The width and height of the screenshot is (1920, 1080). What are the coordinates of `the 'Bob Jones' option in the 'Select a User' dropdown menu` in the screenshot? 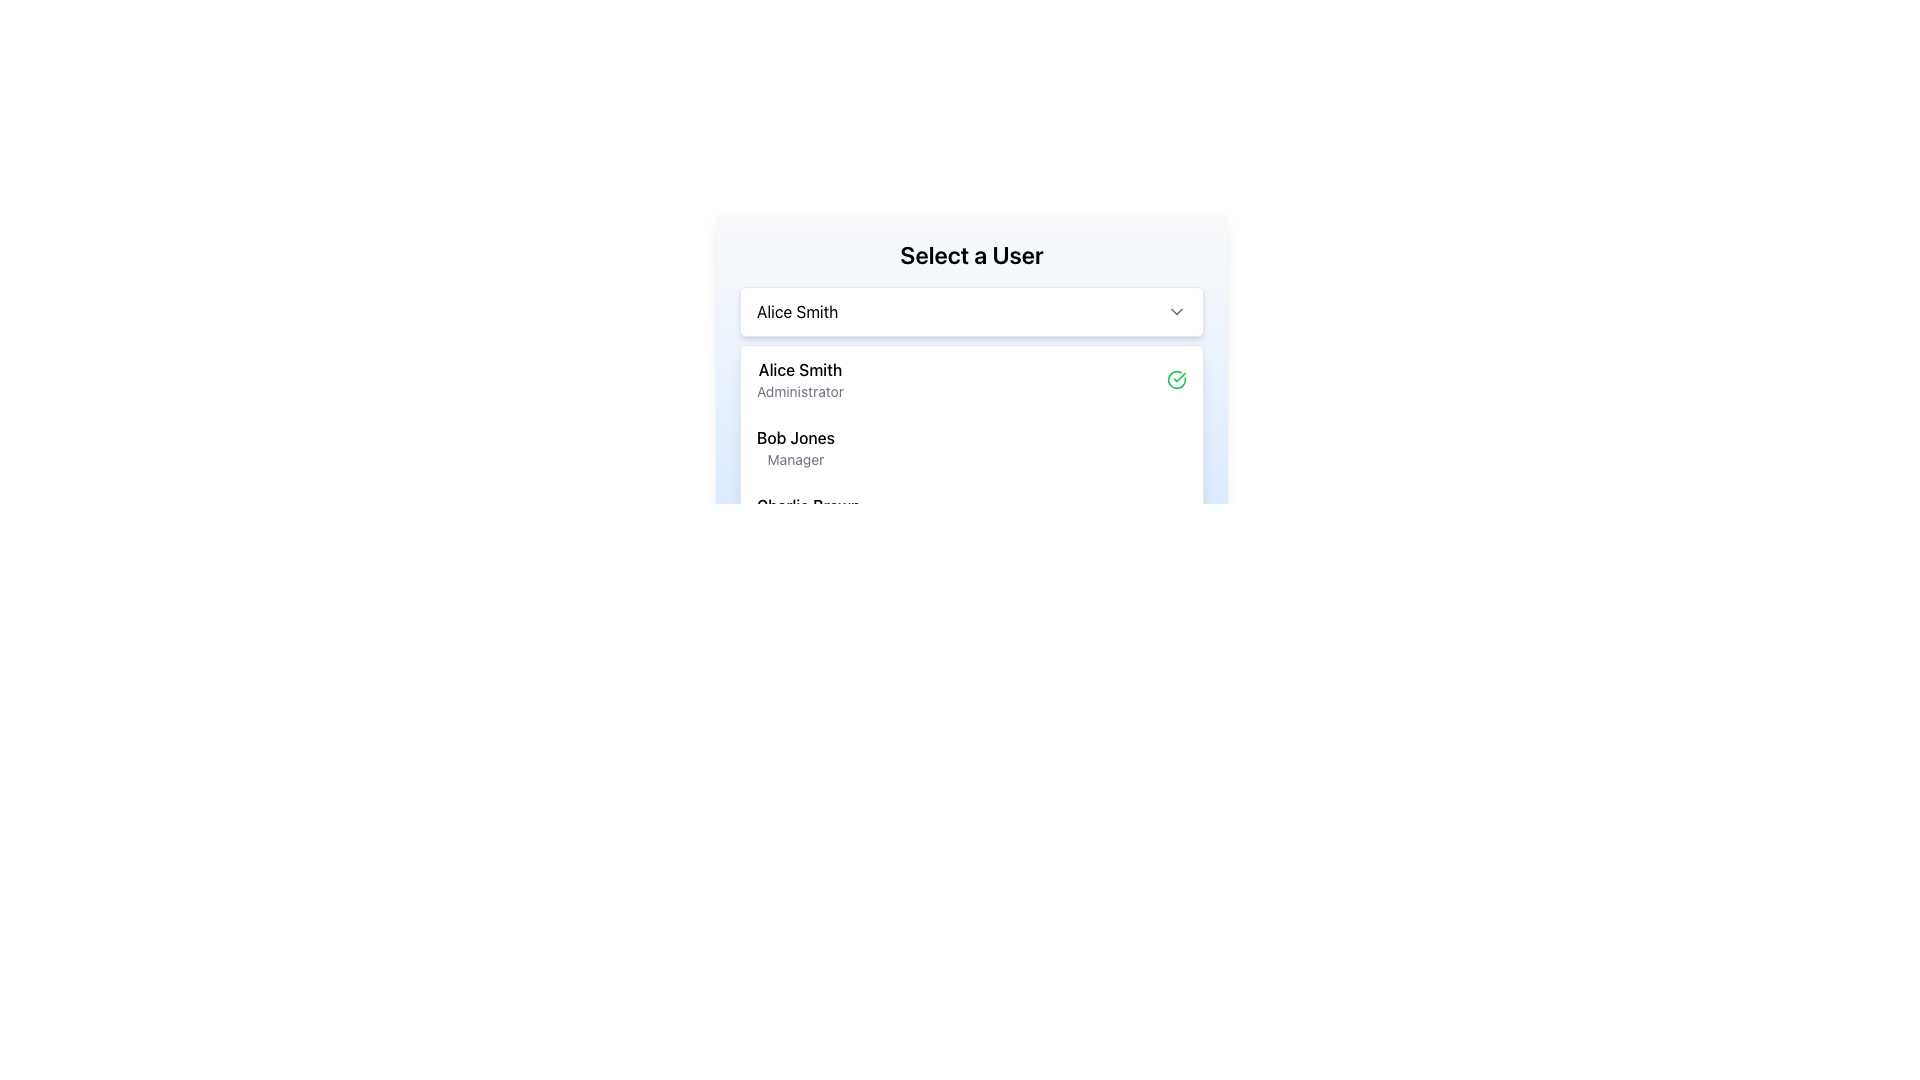 It's located at (971, 446).